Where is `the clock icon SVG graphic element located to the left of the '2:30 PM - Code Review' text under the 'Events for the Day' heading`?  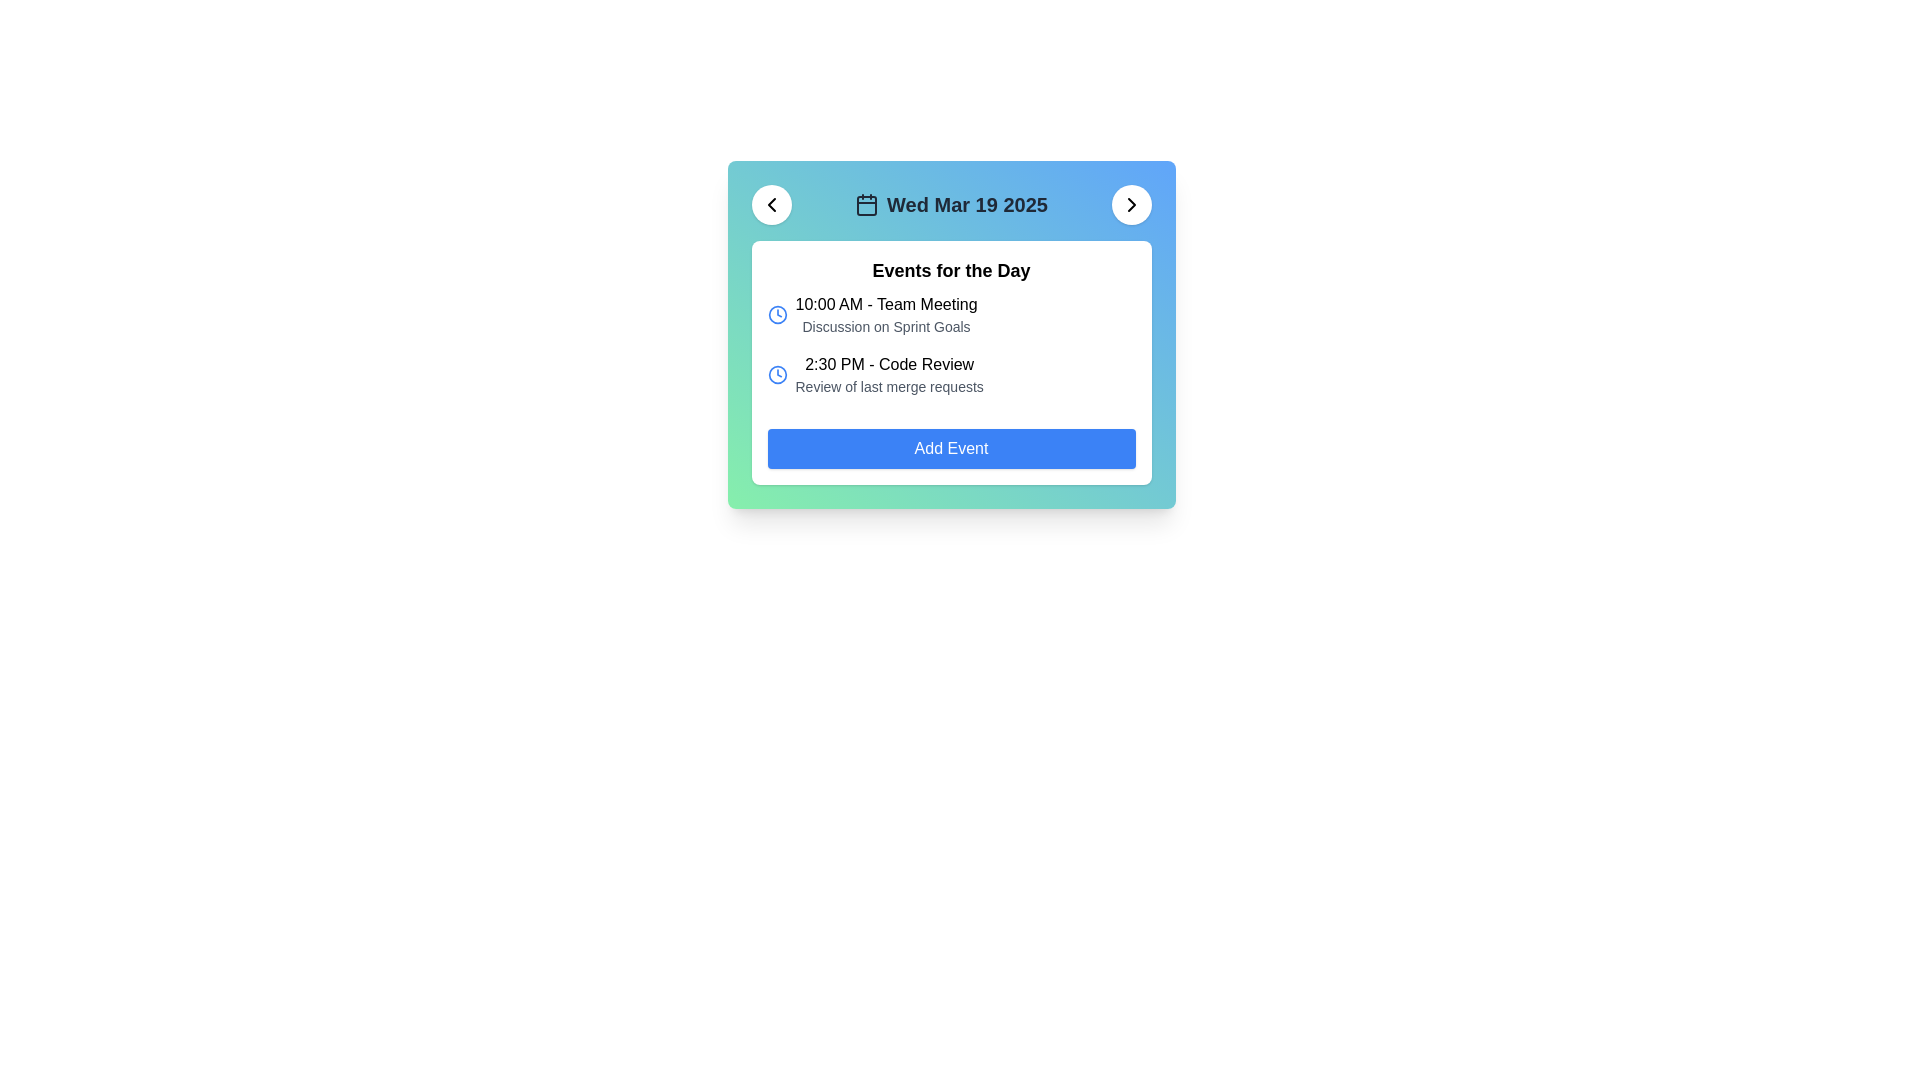 the clock icon SVG graphic element located to the left of the '2:30 PM - Code Review' text under the 'Events for the Day' heading is located at coordinates (776, 374).